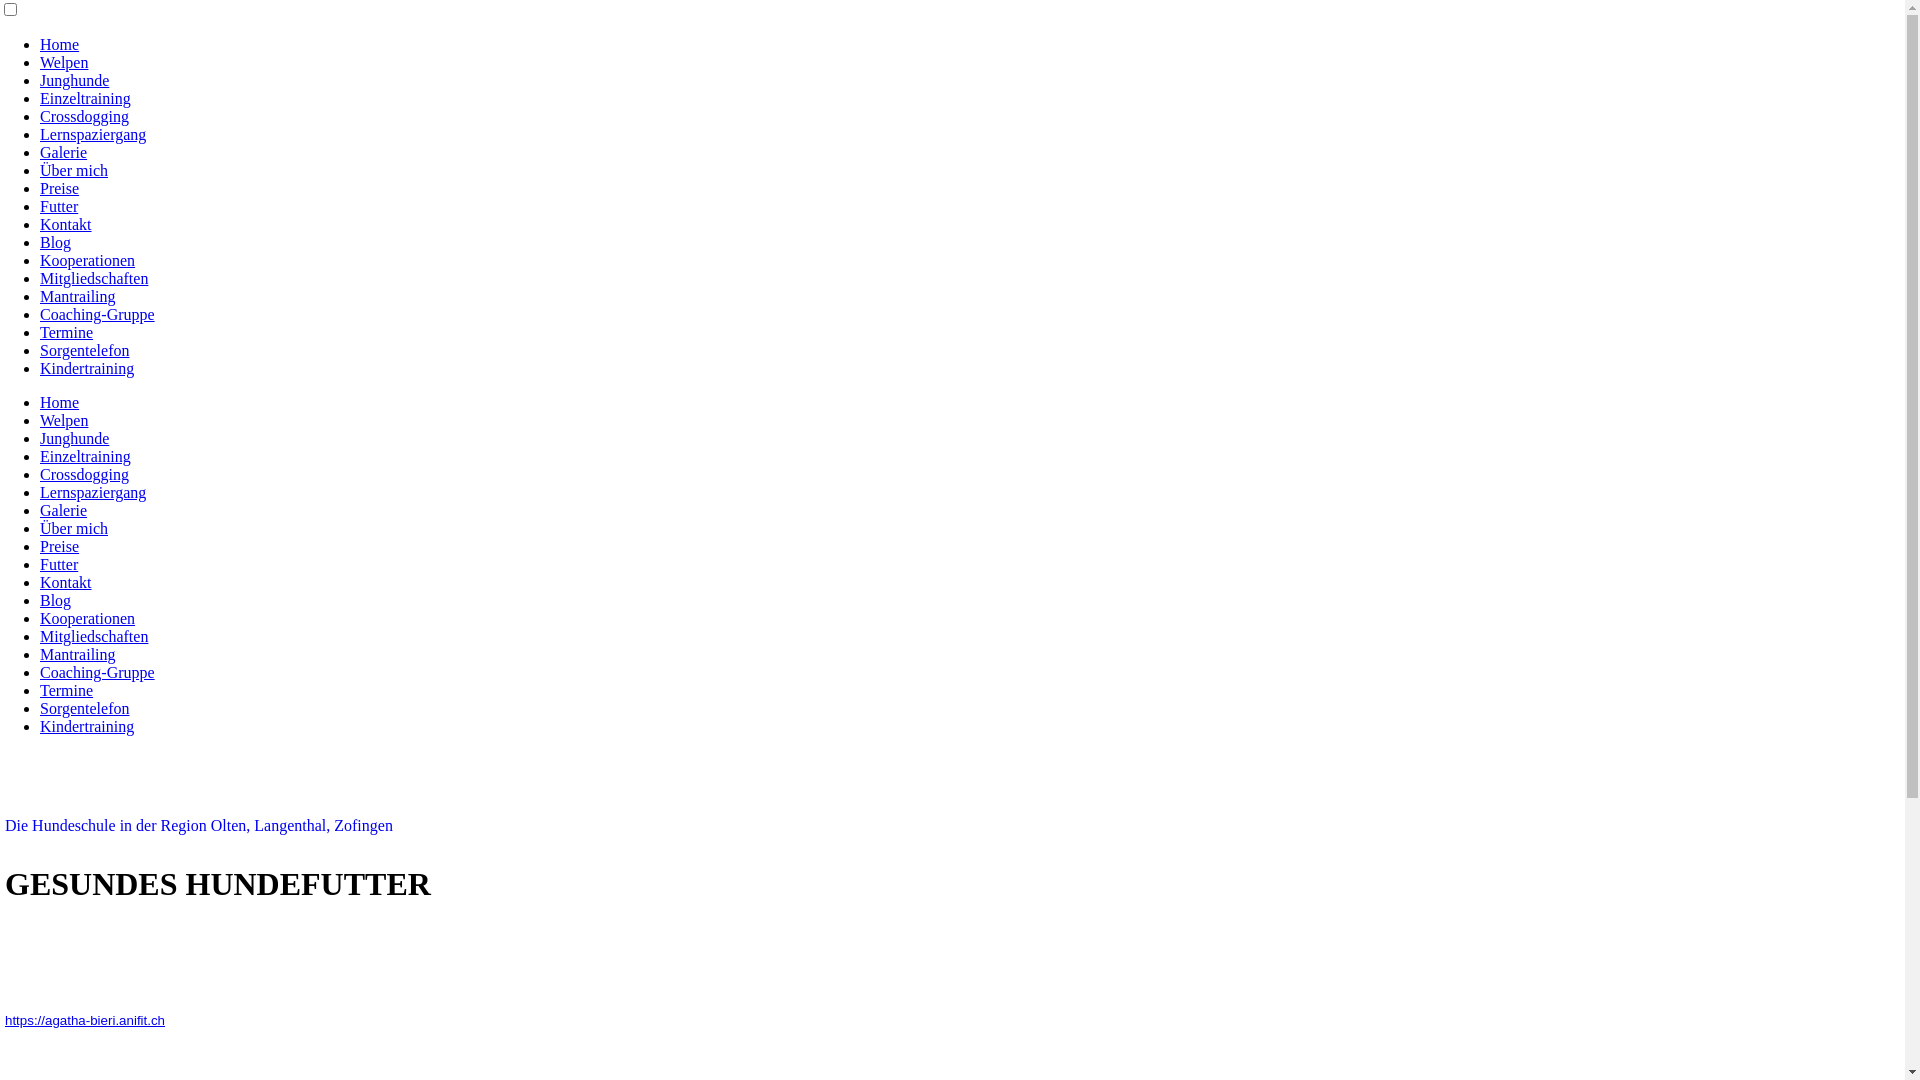 The width and height of the screenshot is (1920, 1080). What do you see at coordinates (93, 636) in the screenshot?
I see `'Mitgliedschaften'` at bounding box center [93, 636].